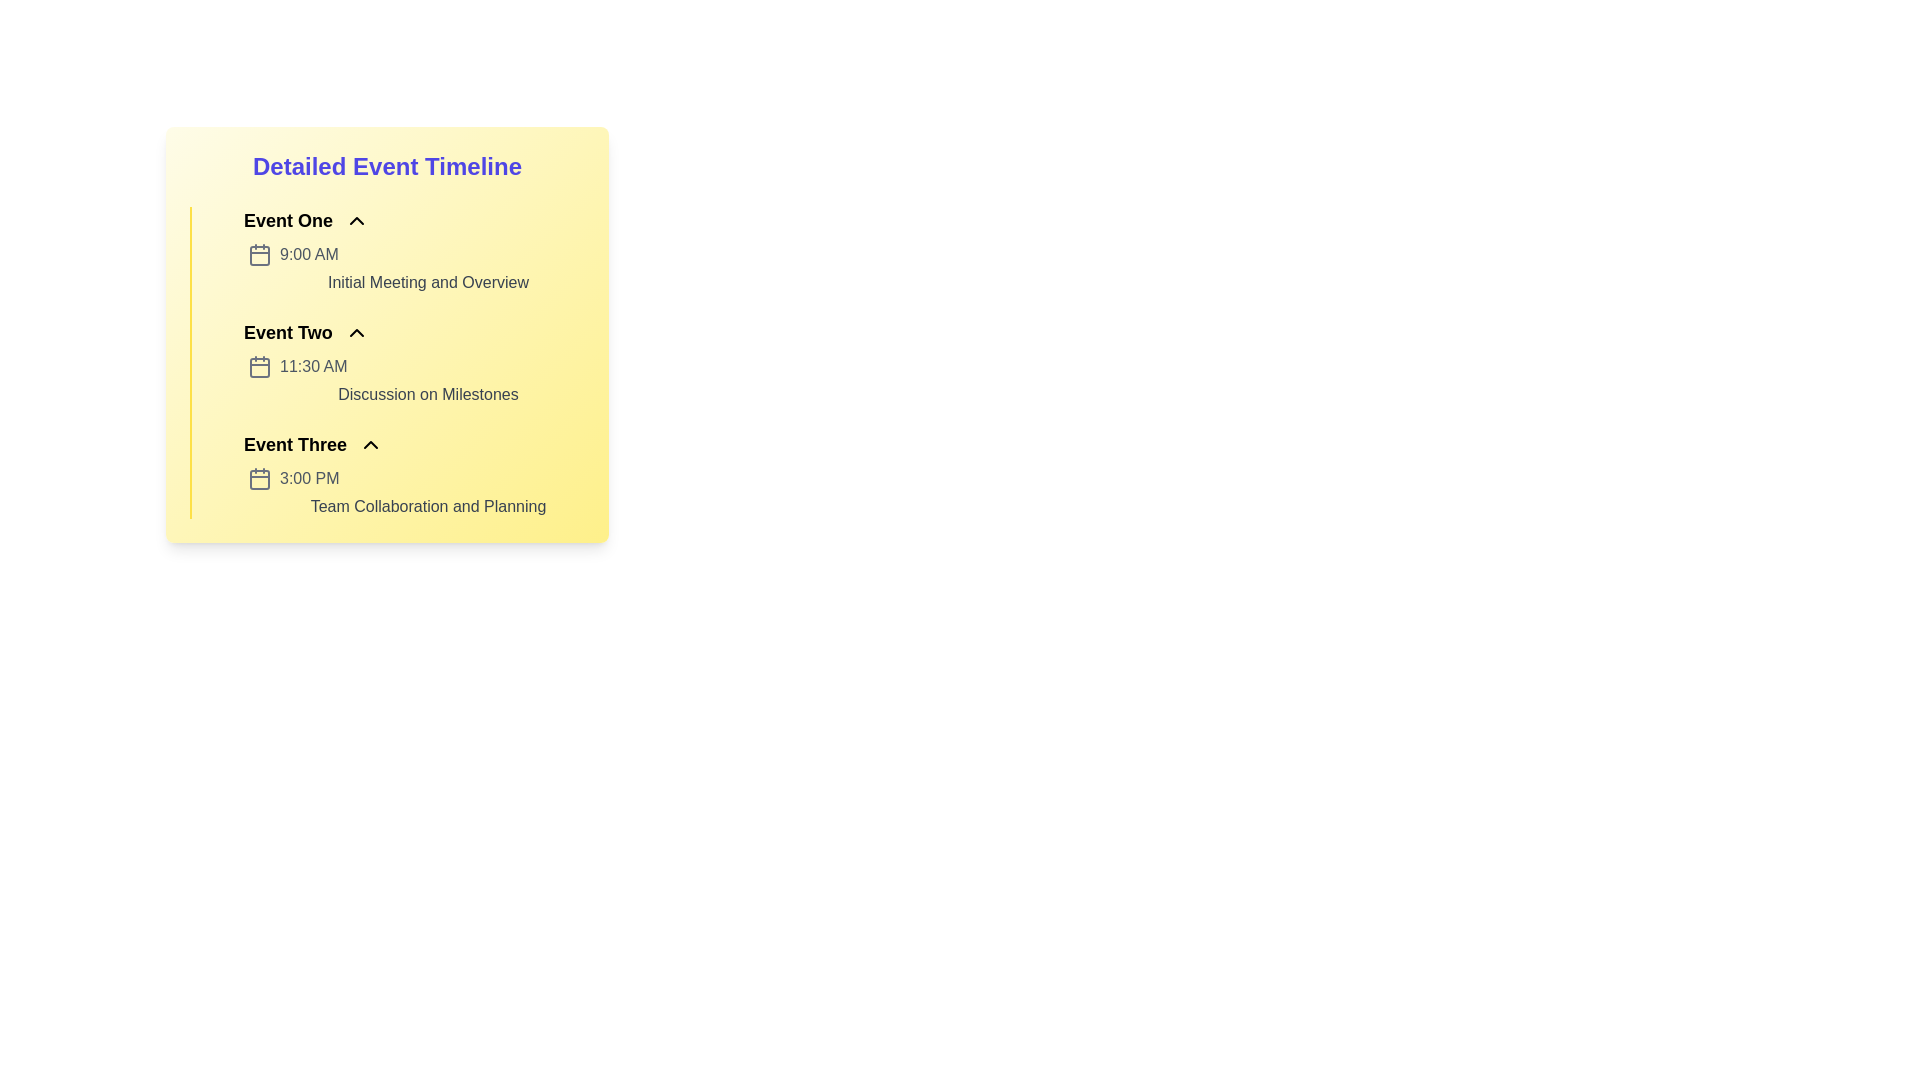 This screenshot has height=1080, width=1920. Describe the element at coordinates (427, 505) in the screenshot. I see `the static text label that provides descriptive information about 'Event Three' in the 'Detailed Event Timeline' interface, which is located below the timestamp '3:00 PM'` at that location.